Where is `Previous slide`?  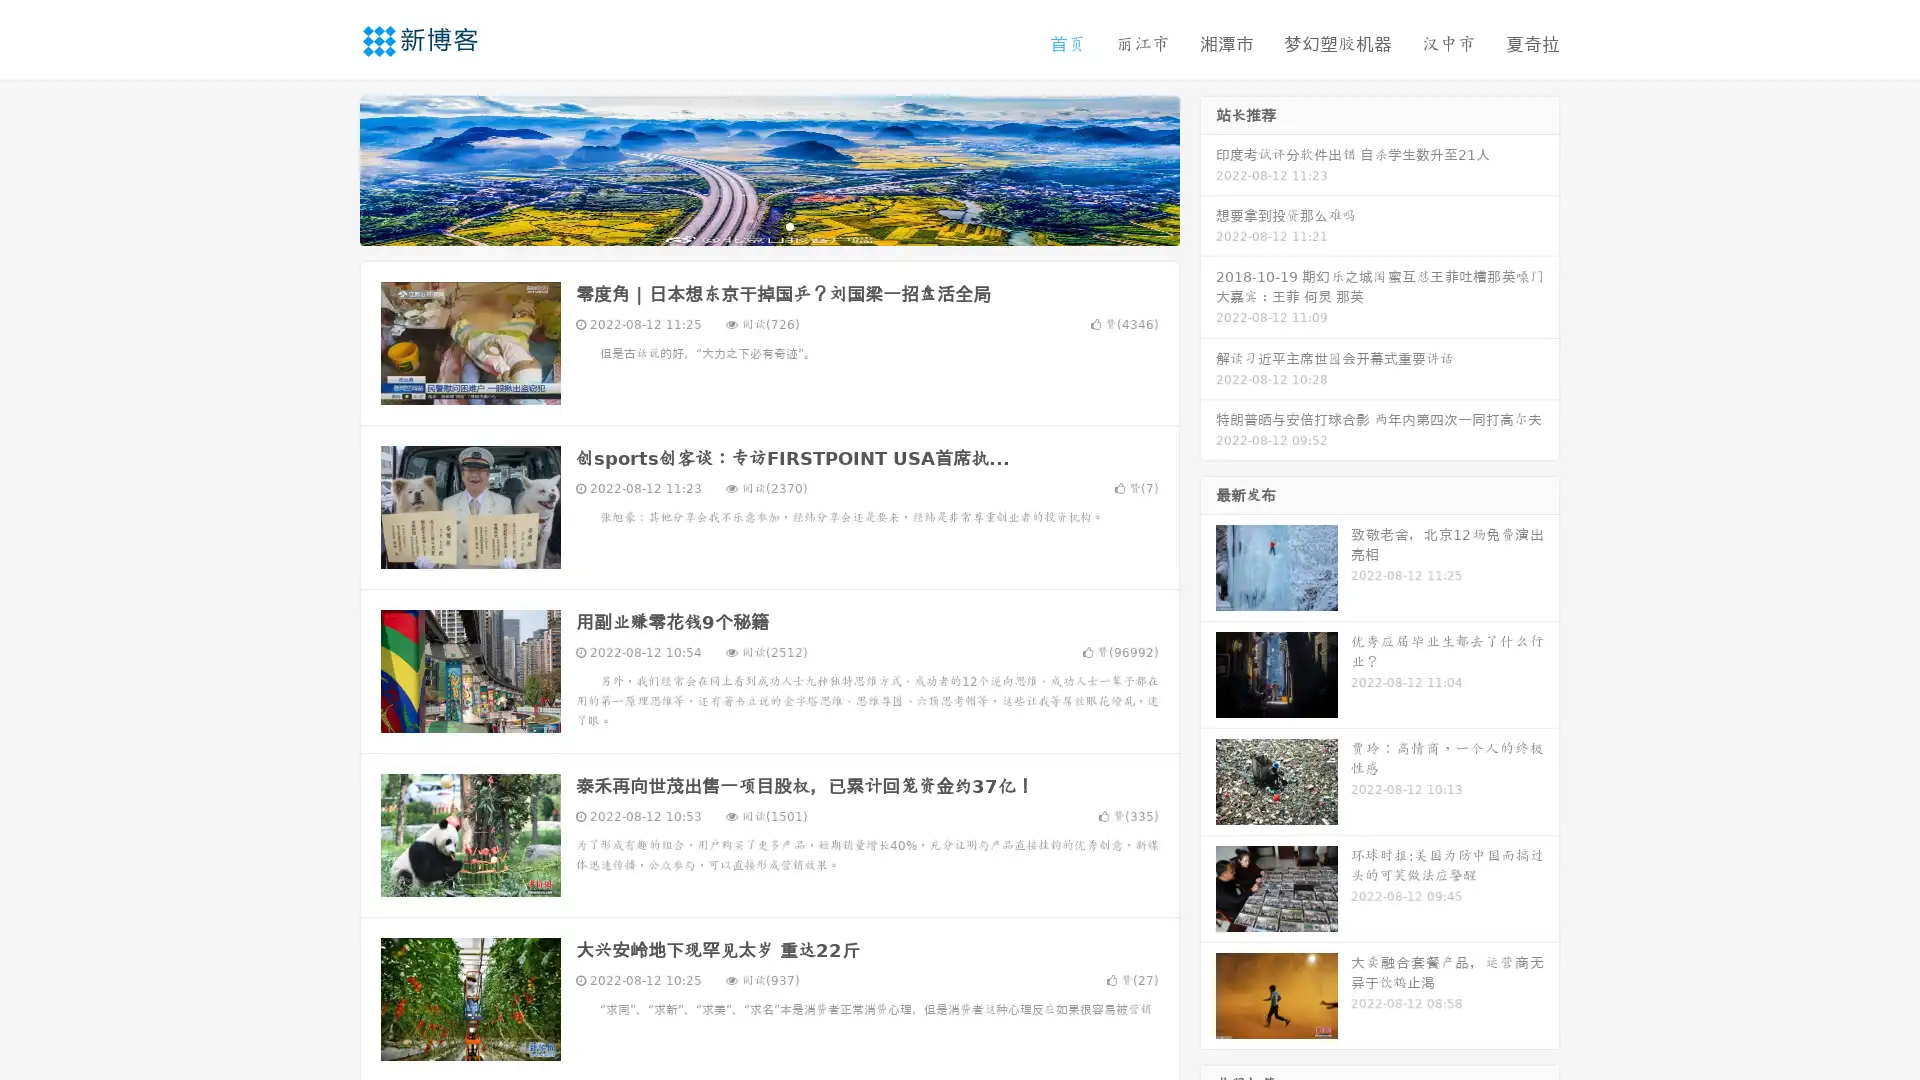 Previous slide is located at coordinates (330, 168).